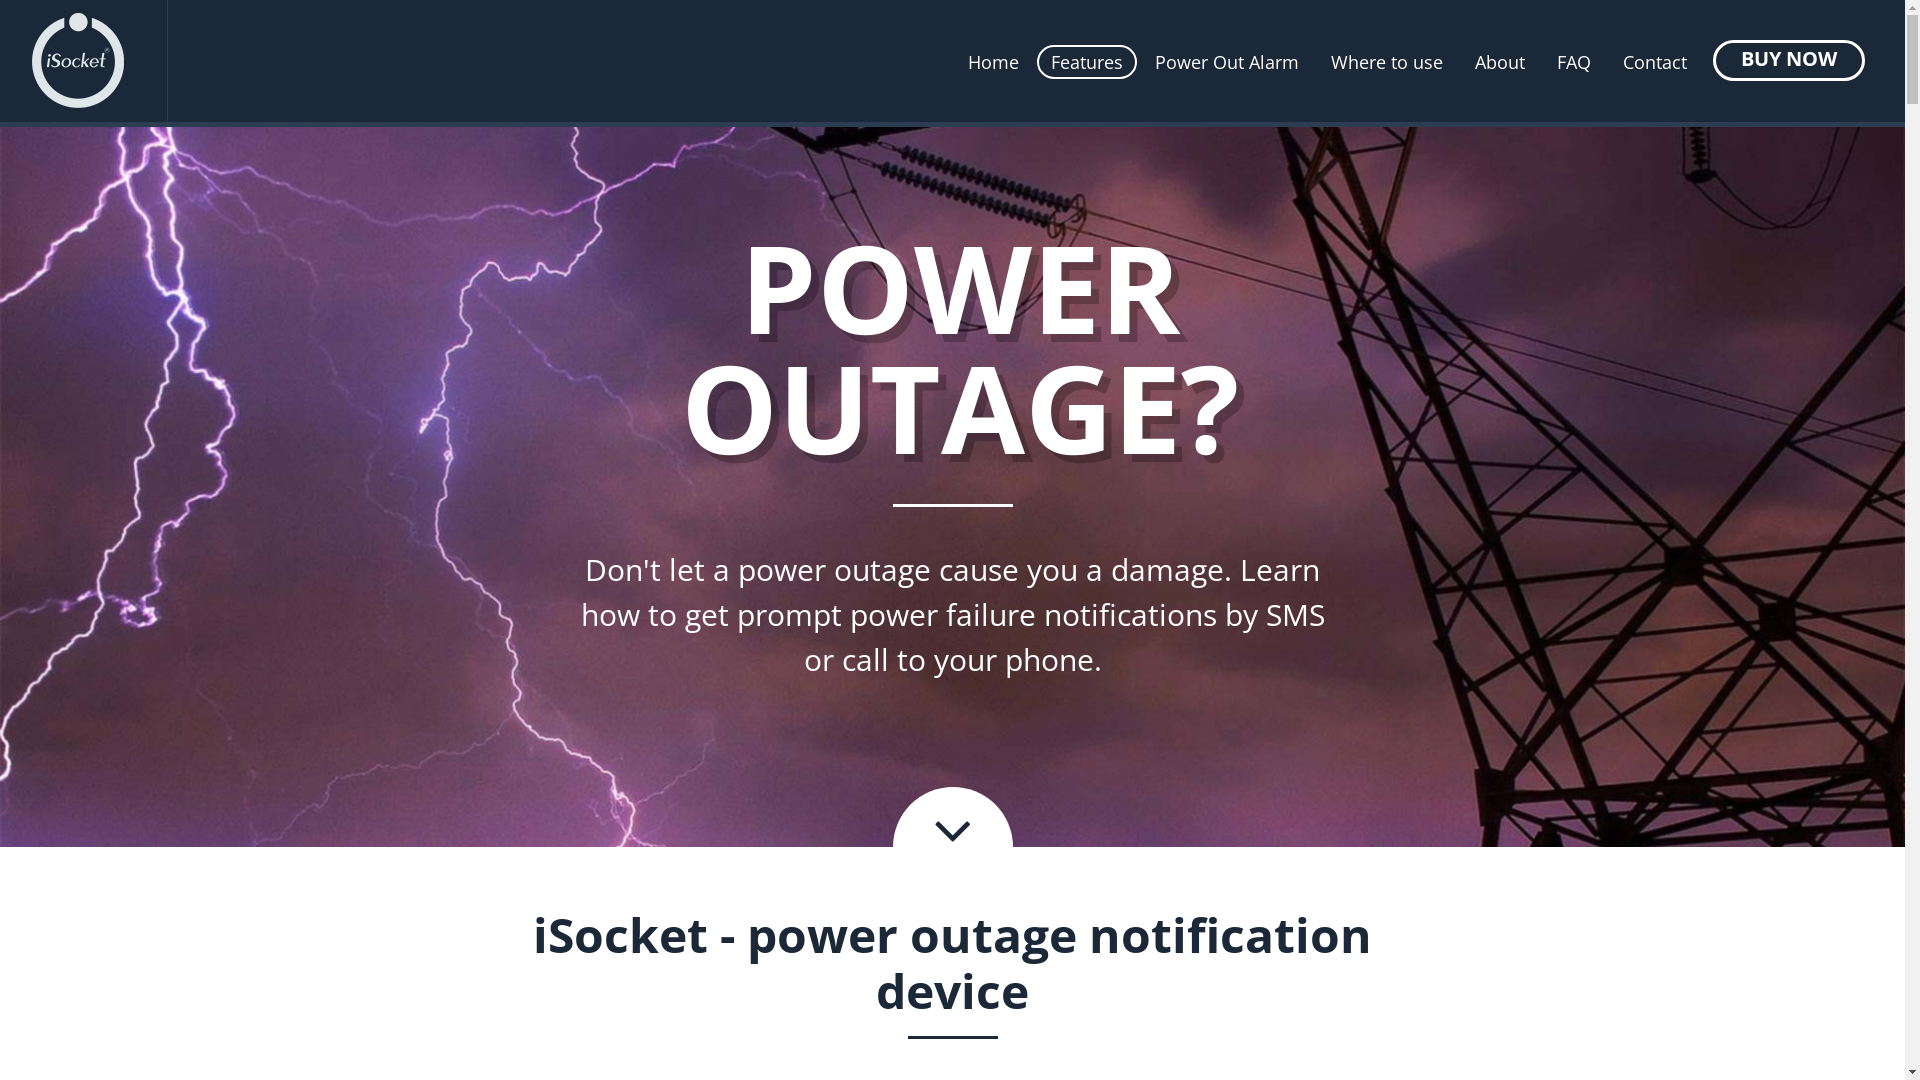 The width and height of the screenshot is (1920, 1080). I want to click on 'Contact', so click(1655, 60).